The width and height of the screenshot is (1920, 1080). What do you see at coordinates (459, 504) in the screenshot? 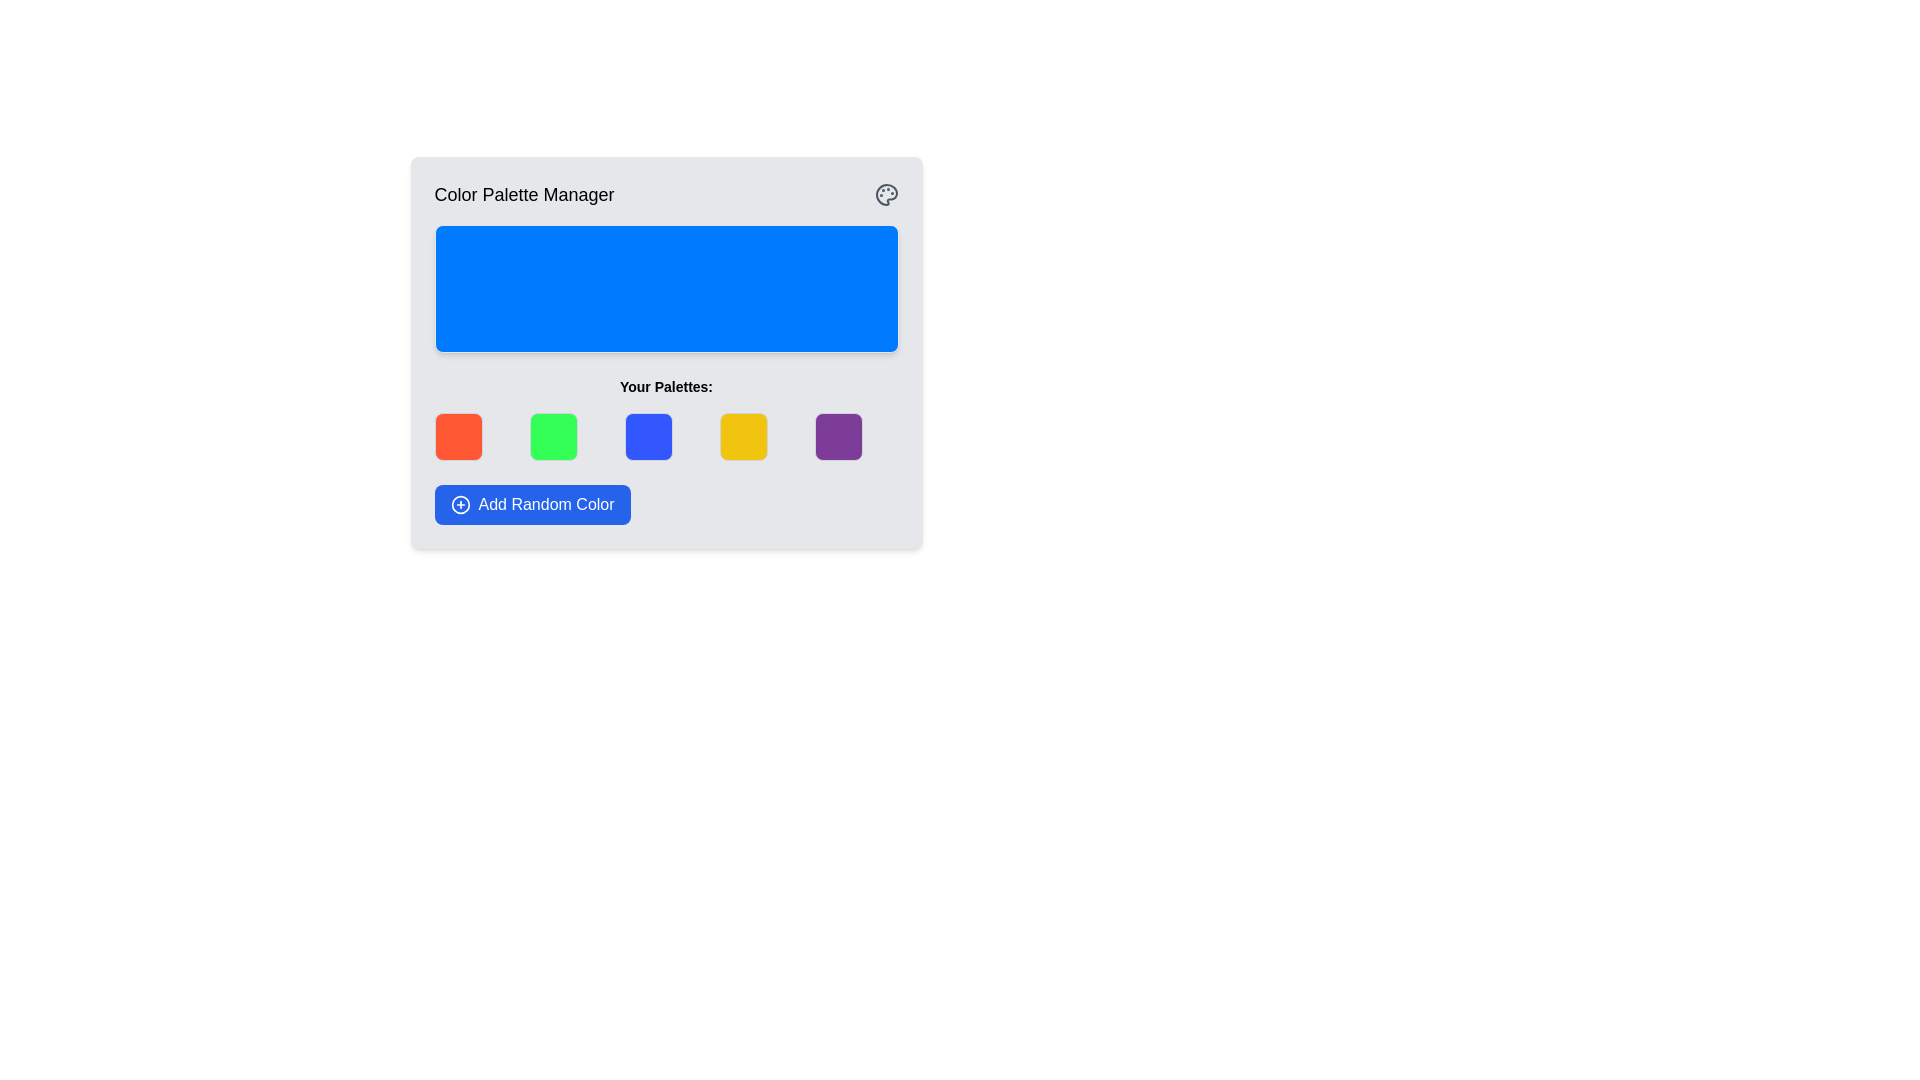
I see `the circular icon with a blue border located within the 'Add Random Color' button at the bottom of the interface` at bounding box center [459, 504].